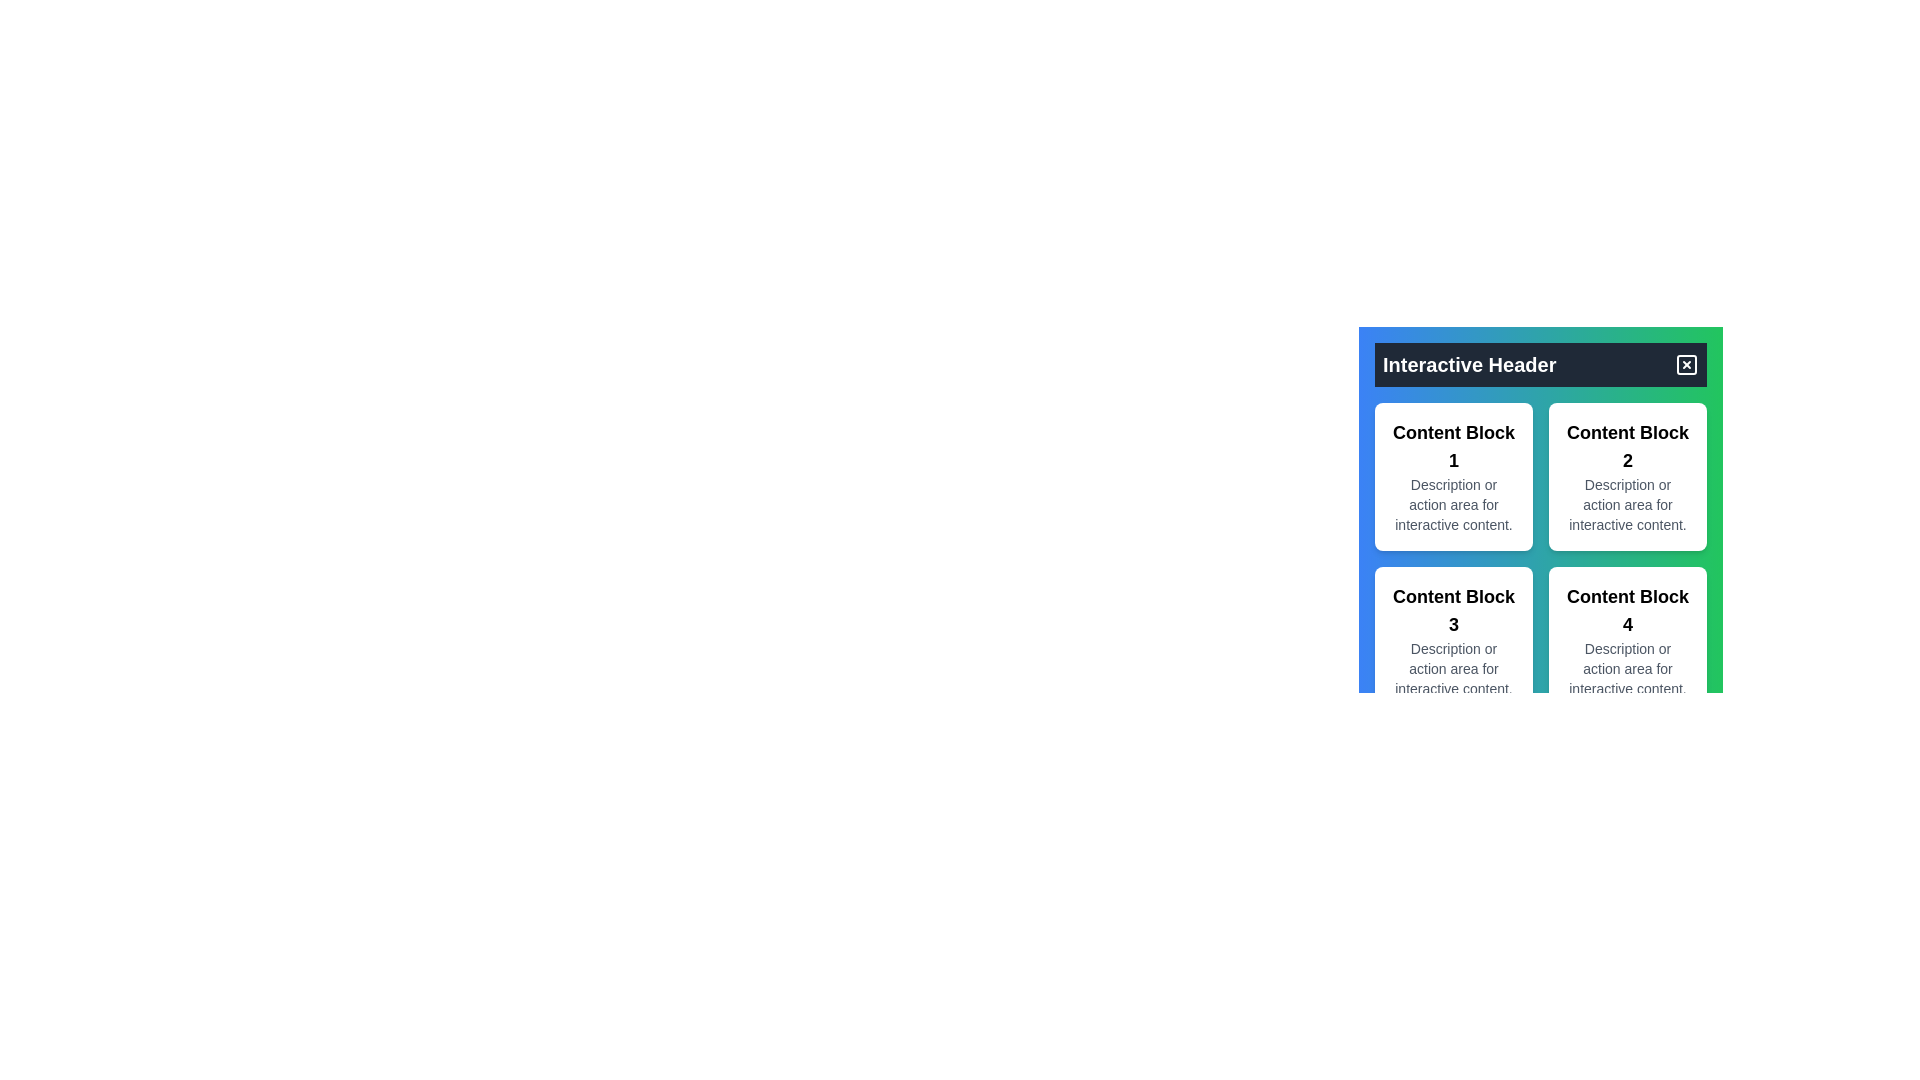 The height and width of the screenshot is (1080, 1920). Describe the element at coordinates (1454, 446) in the screenshot. I see `the heading text element located at the top section of the first card in a two-by-two grid layout, which provides a summary title for the card` at that location.